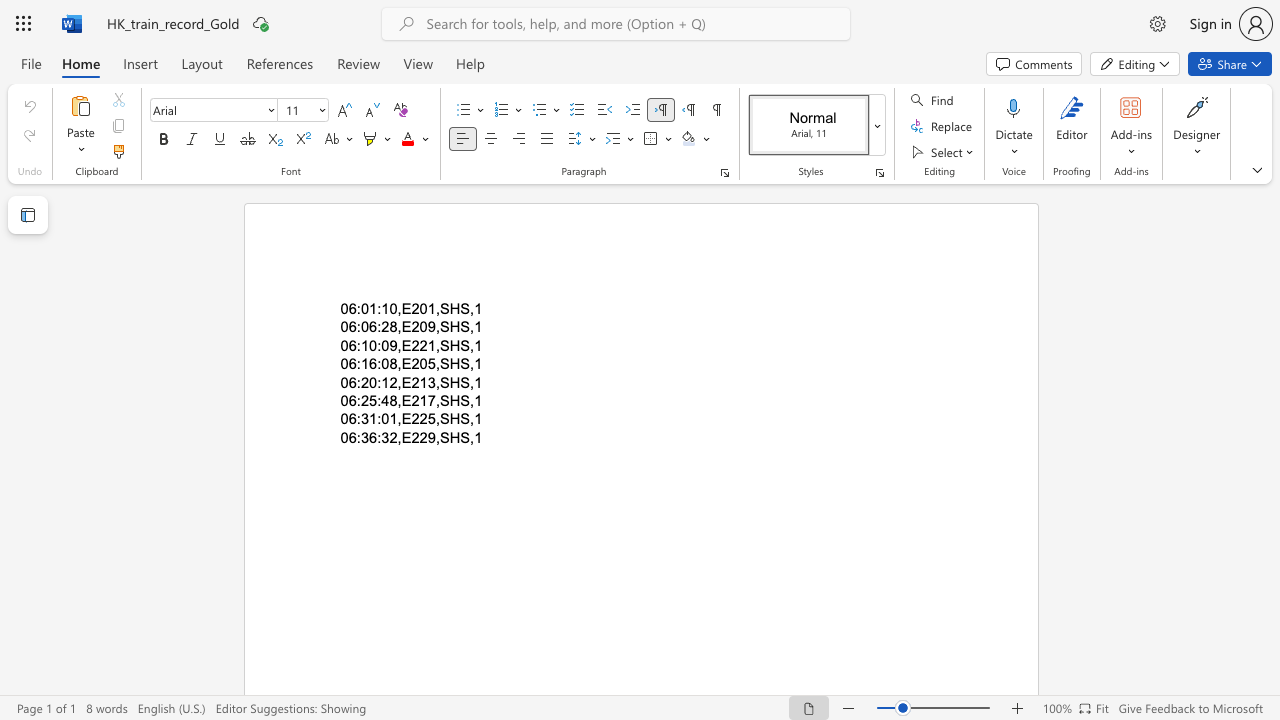 The image size is (1280, 720). What do you see at coordinates (443, 344) in the screenshot?
I see `the 1th character "S" in the text` at bounding box center [443, 344].